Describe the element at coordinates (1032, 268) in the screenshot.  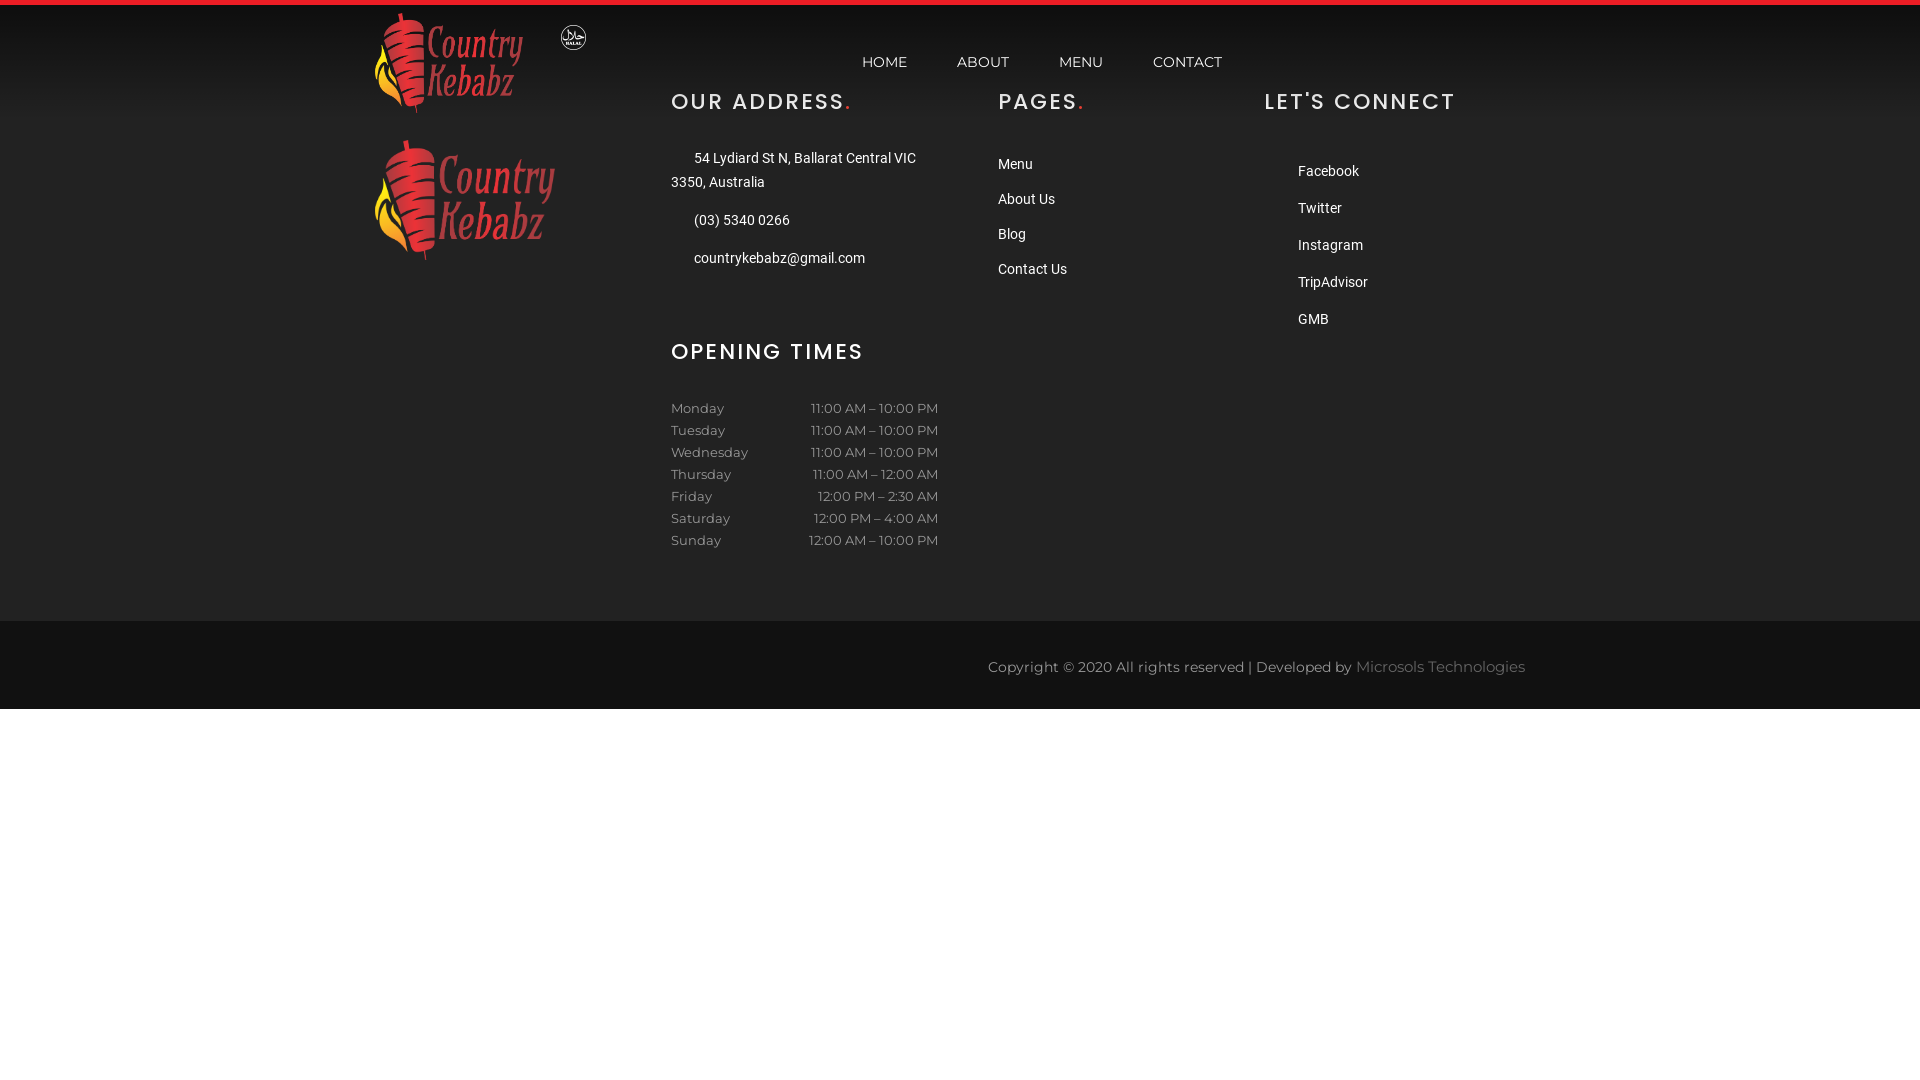
I see `'Contact Us'` at that location.